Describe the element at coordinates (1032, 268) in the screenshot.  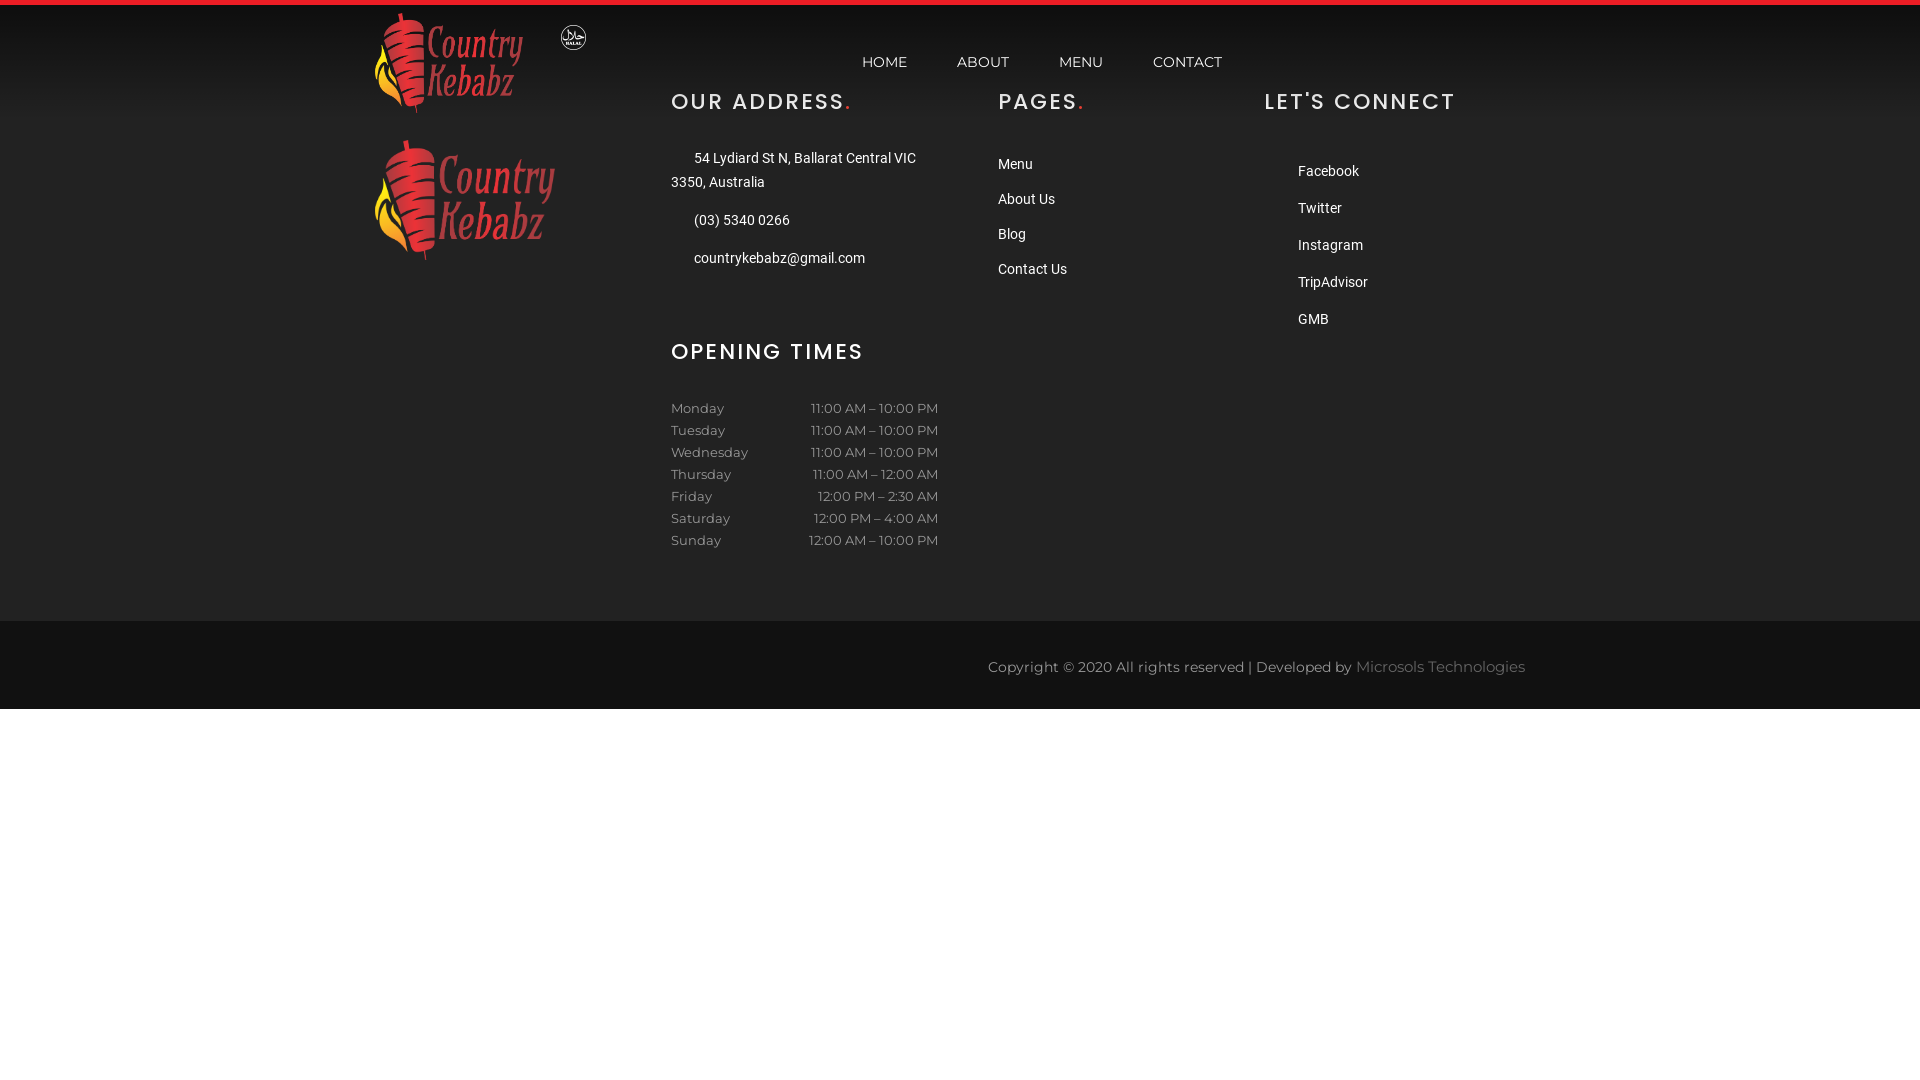
I see `'Contact Us'` at that location.